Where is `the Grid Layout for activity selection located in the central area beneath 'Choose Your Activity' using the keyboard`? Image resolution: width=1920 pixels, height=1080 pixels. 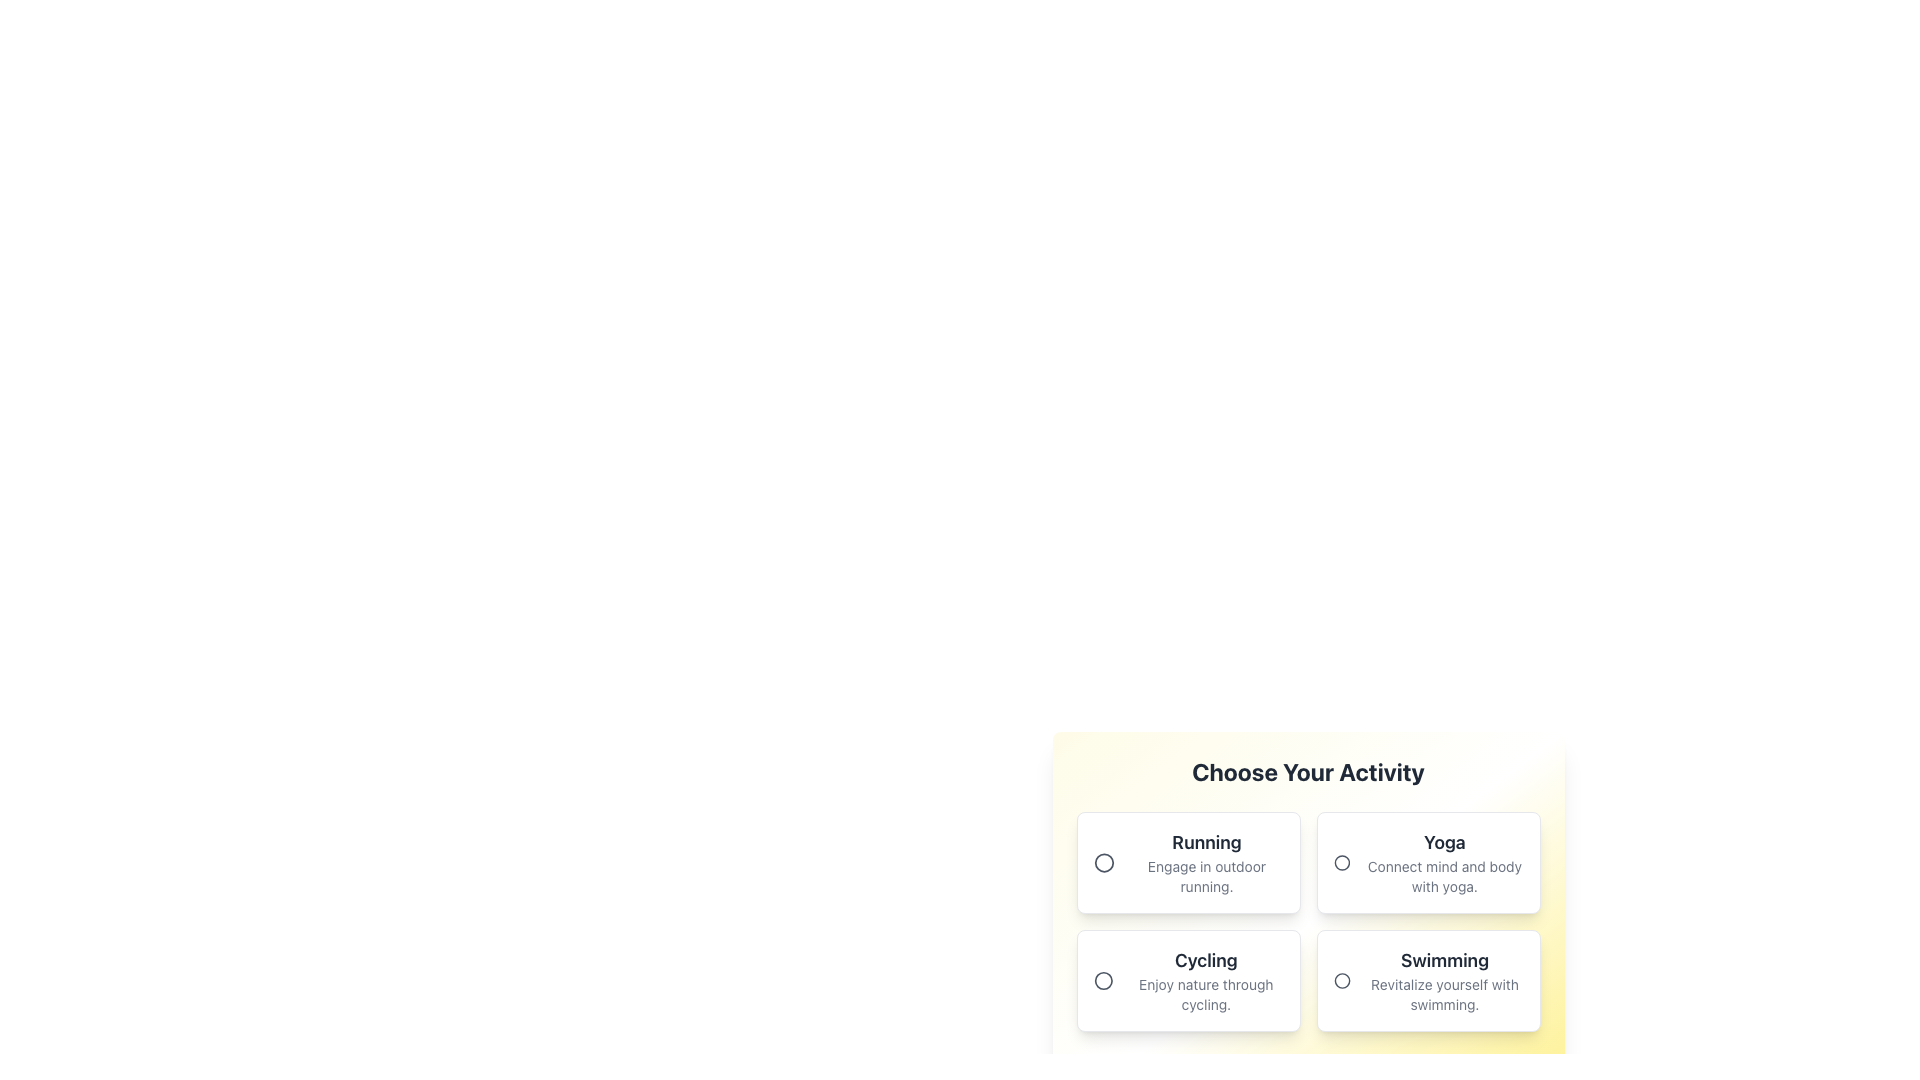 the Grid Layout for activity selection located in the central area beneath 'Choose Your Activity' using the keyboard is located at coordinates (1308, 921).